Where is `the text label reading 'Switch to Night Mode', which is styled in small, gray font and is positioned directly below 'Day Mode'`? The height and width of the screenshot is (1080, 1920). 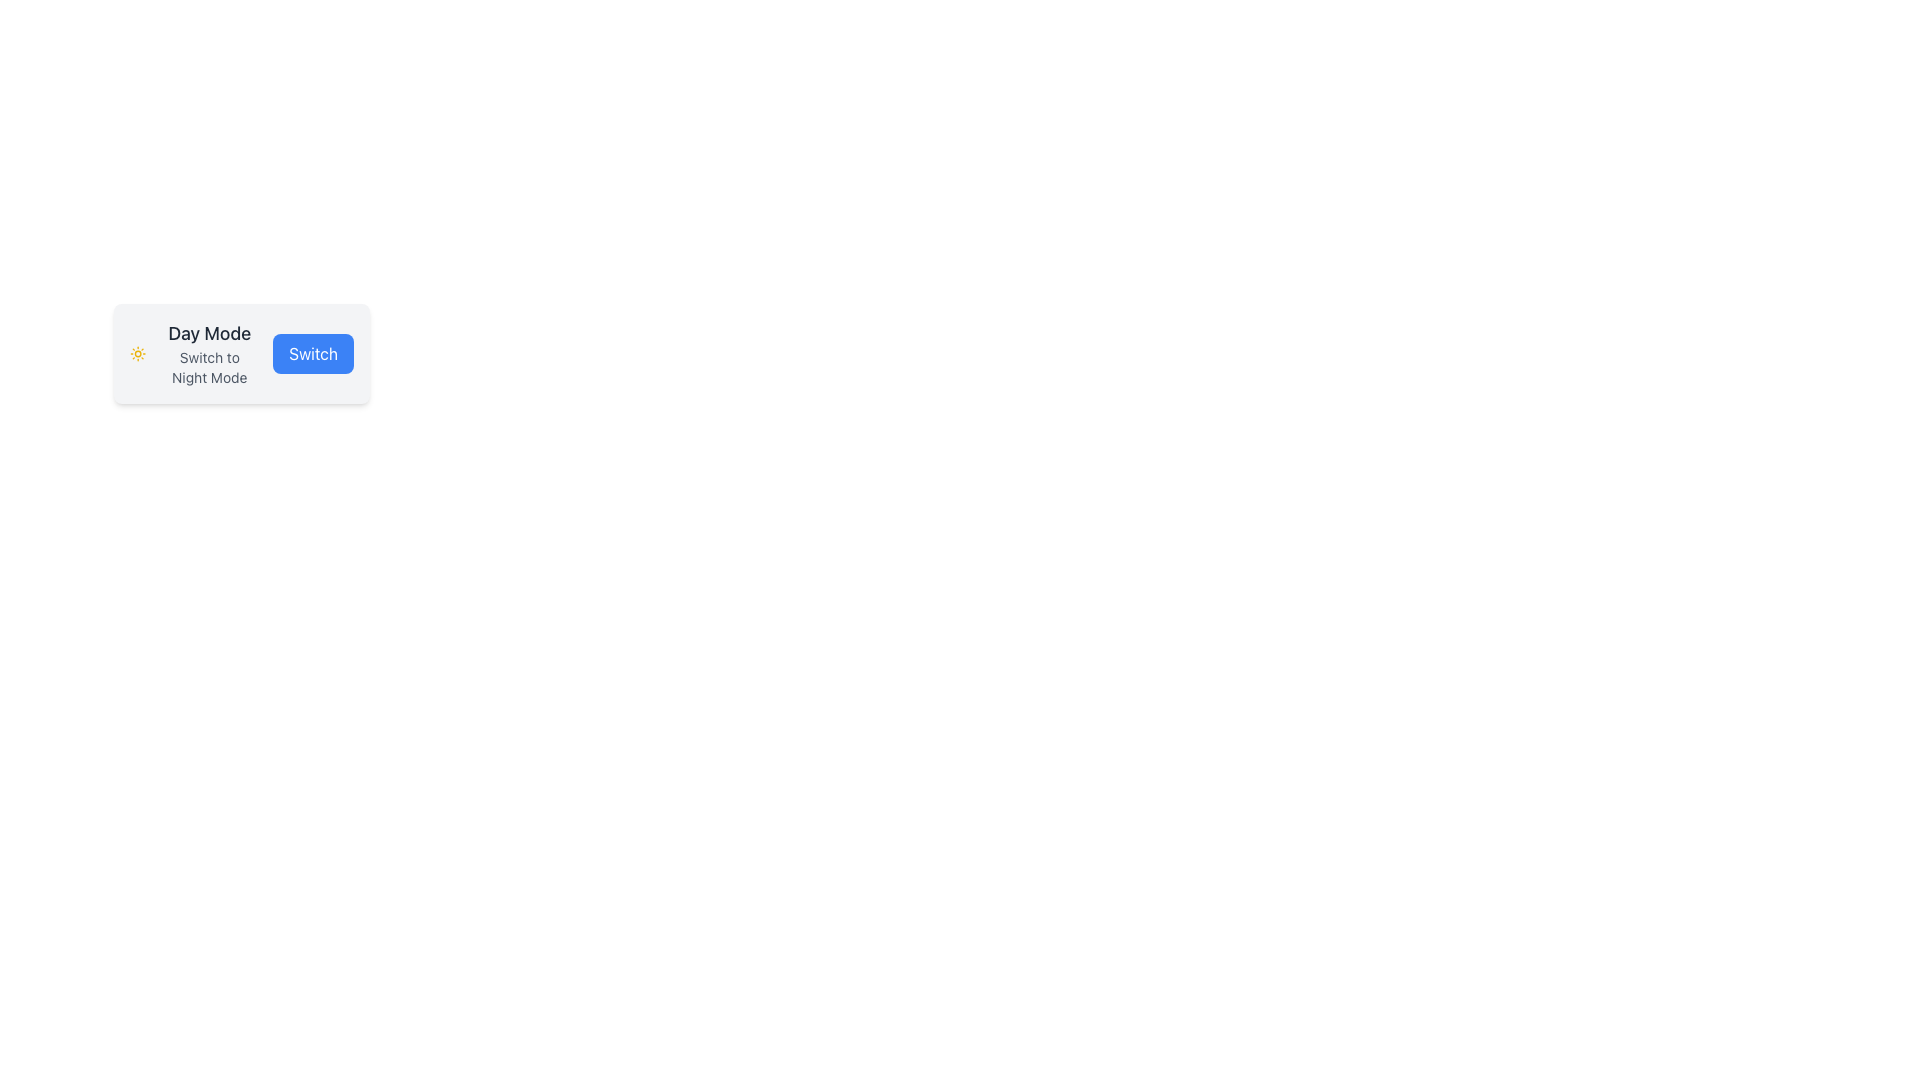 the text label reading 'Switch to Night Mode', which is styled in small, gray font and is positioned directly below 'Day Mode' is located at coordinates (209, 367).